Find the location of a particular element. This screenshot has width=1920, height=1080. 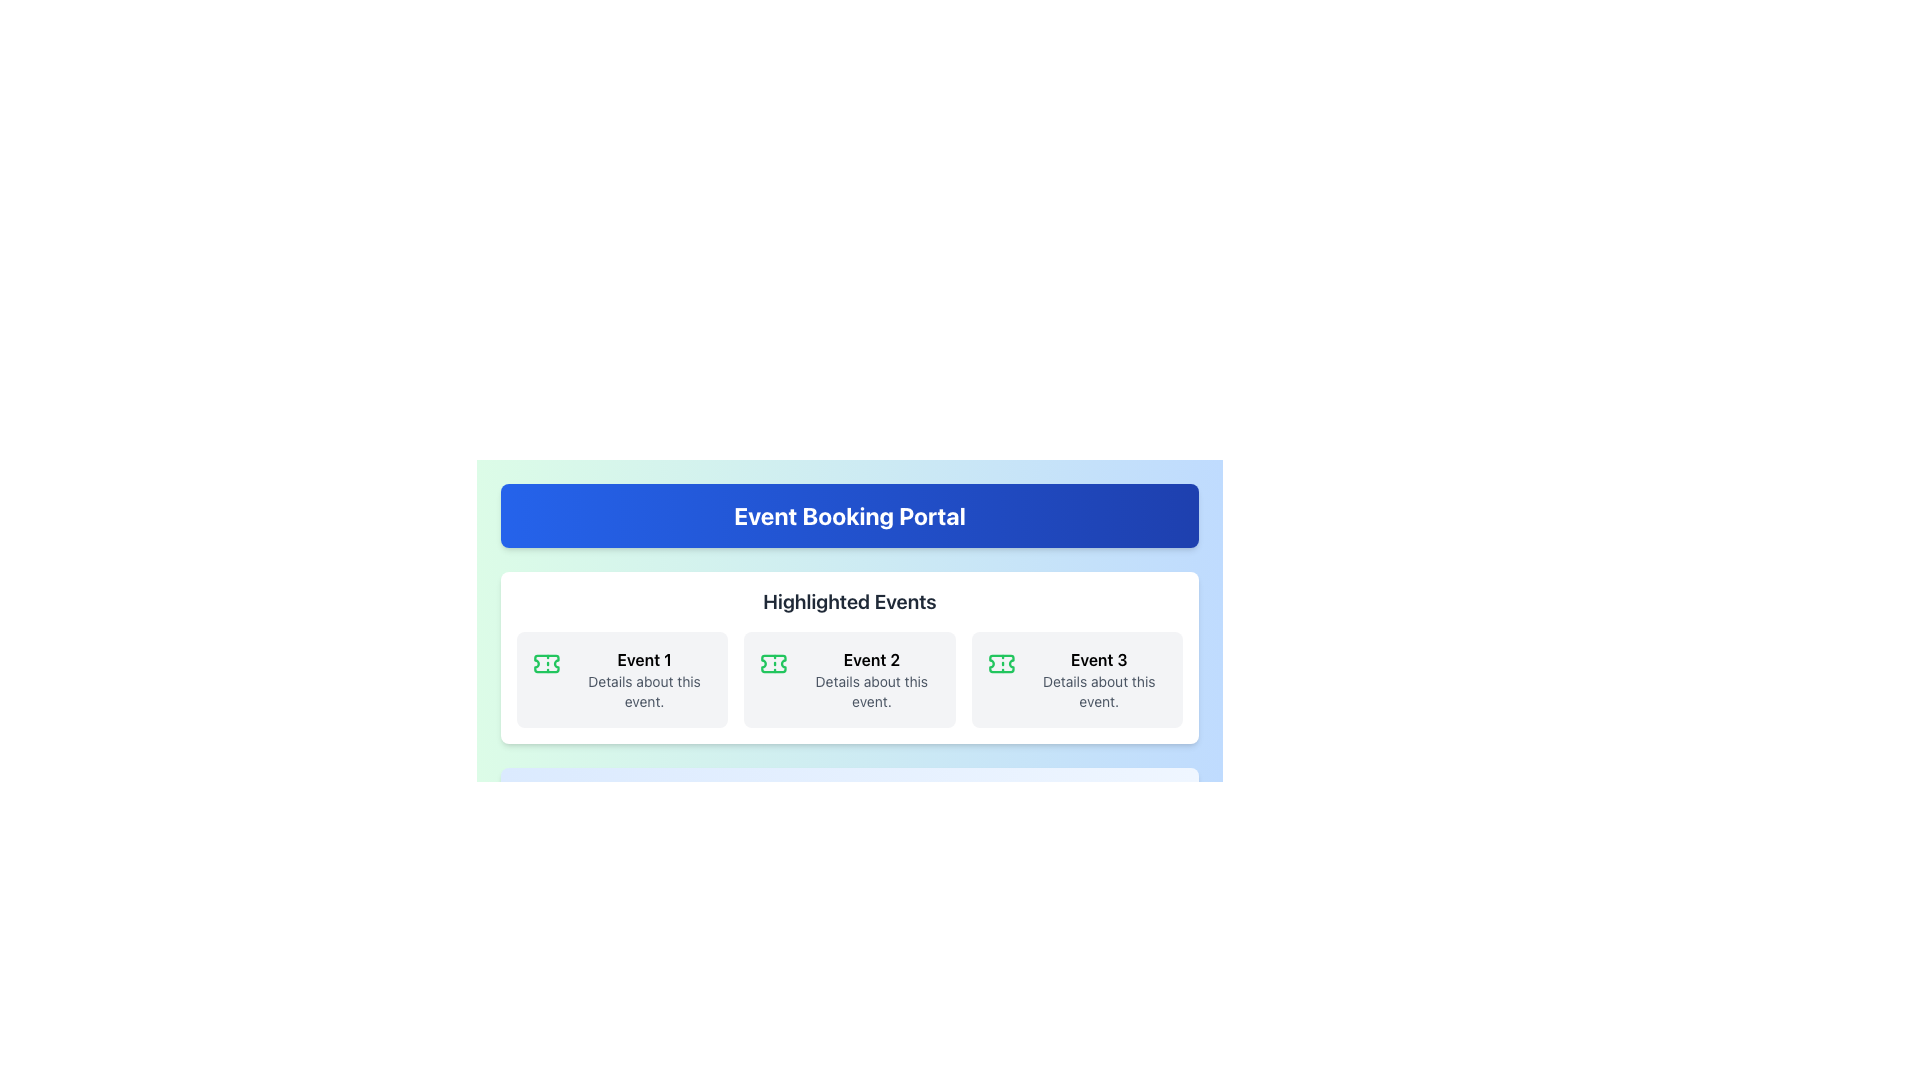

the text label 'Event 3' located in the top region of the third card under the 'Highlighted Events' header, which is distinguishable by its bold font style is located at coordinates (1098, 659).